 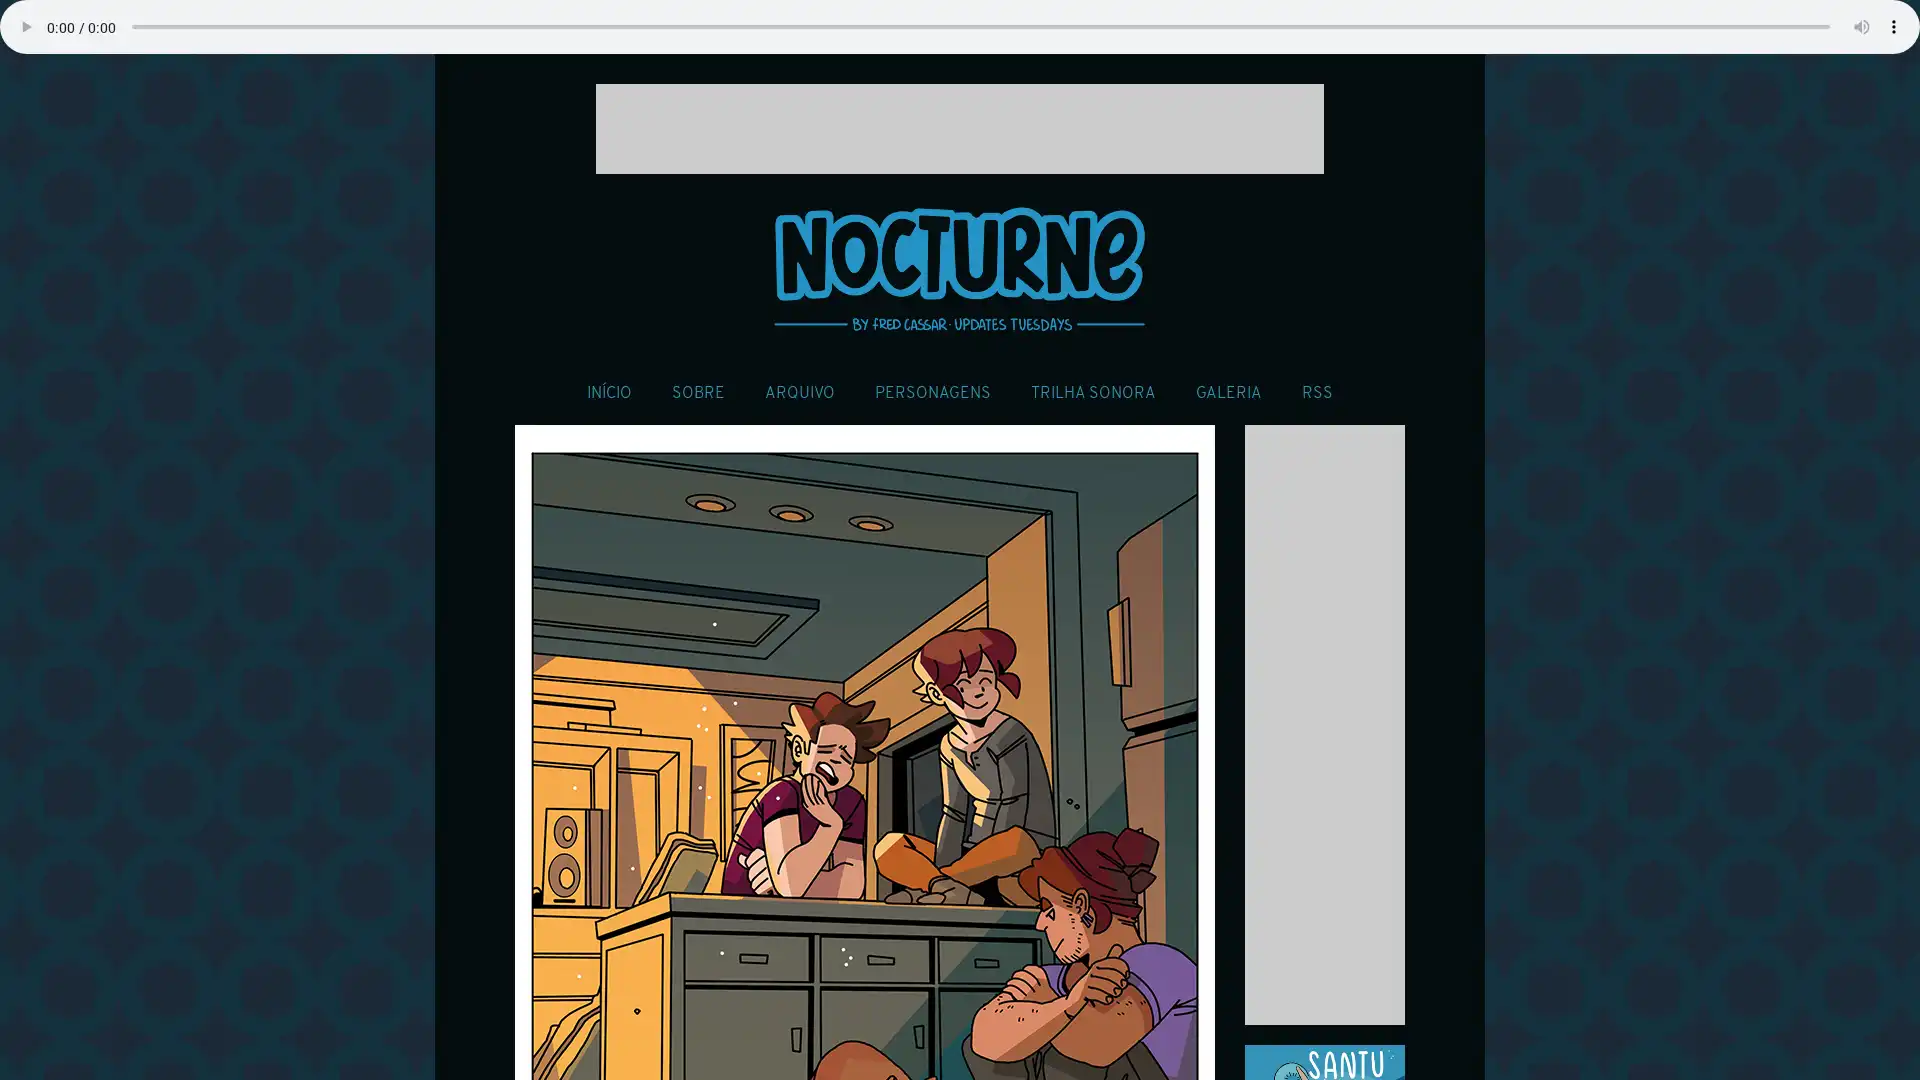 I want to click on mute, so click(x=1861, y=27).